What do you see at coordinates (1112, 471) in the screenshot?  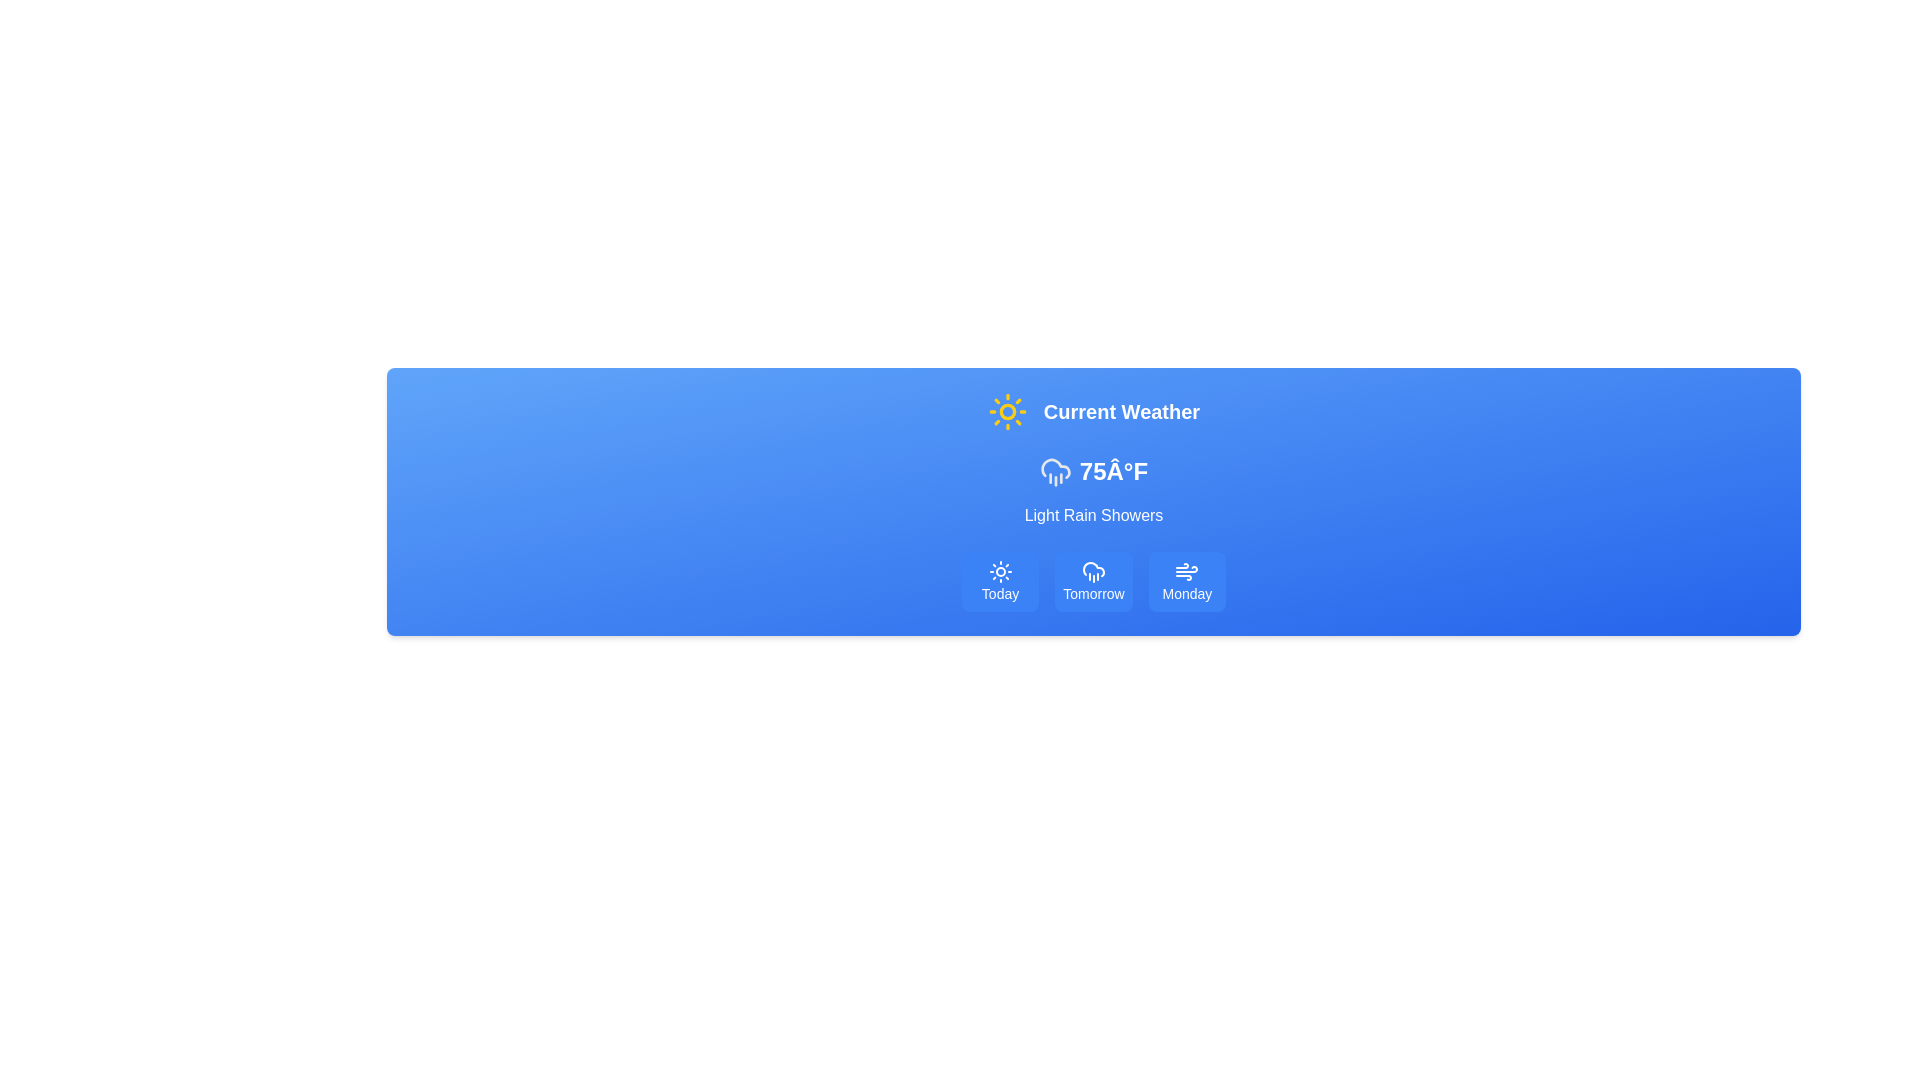 I see `the static text element displaying '75°F' in large, bold font, which is located centrally within the blue weather display card` at bounding box center [1112, 471].